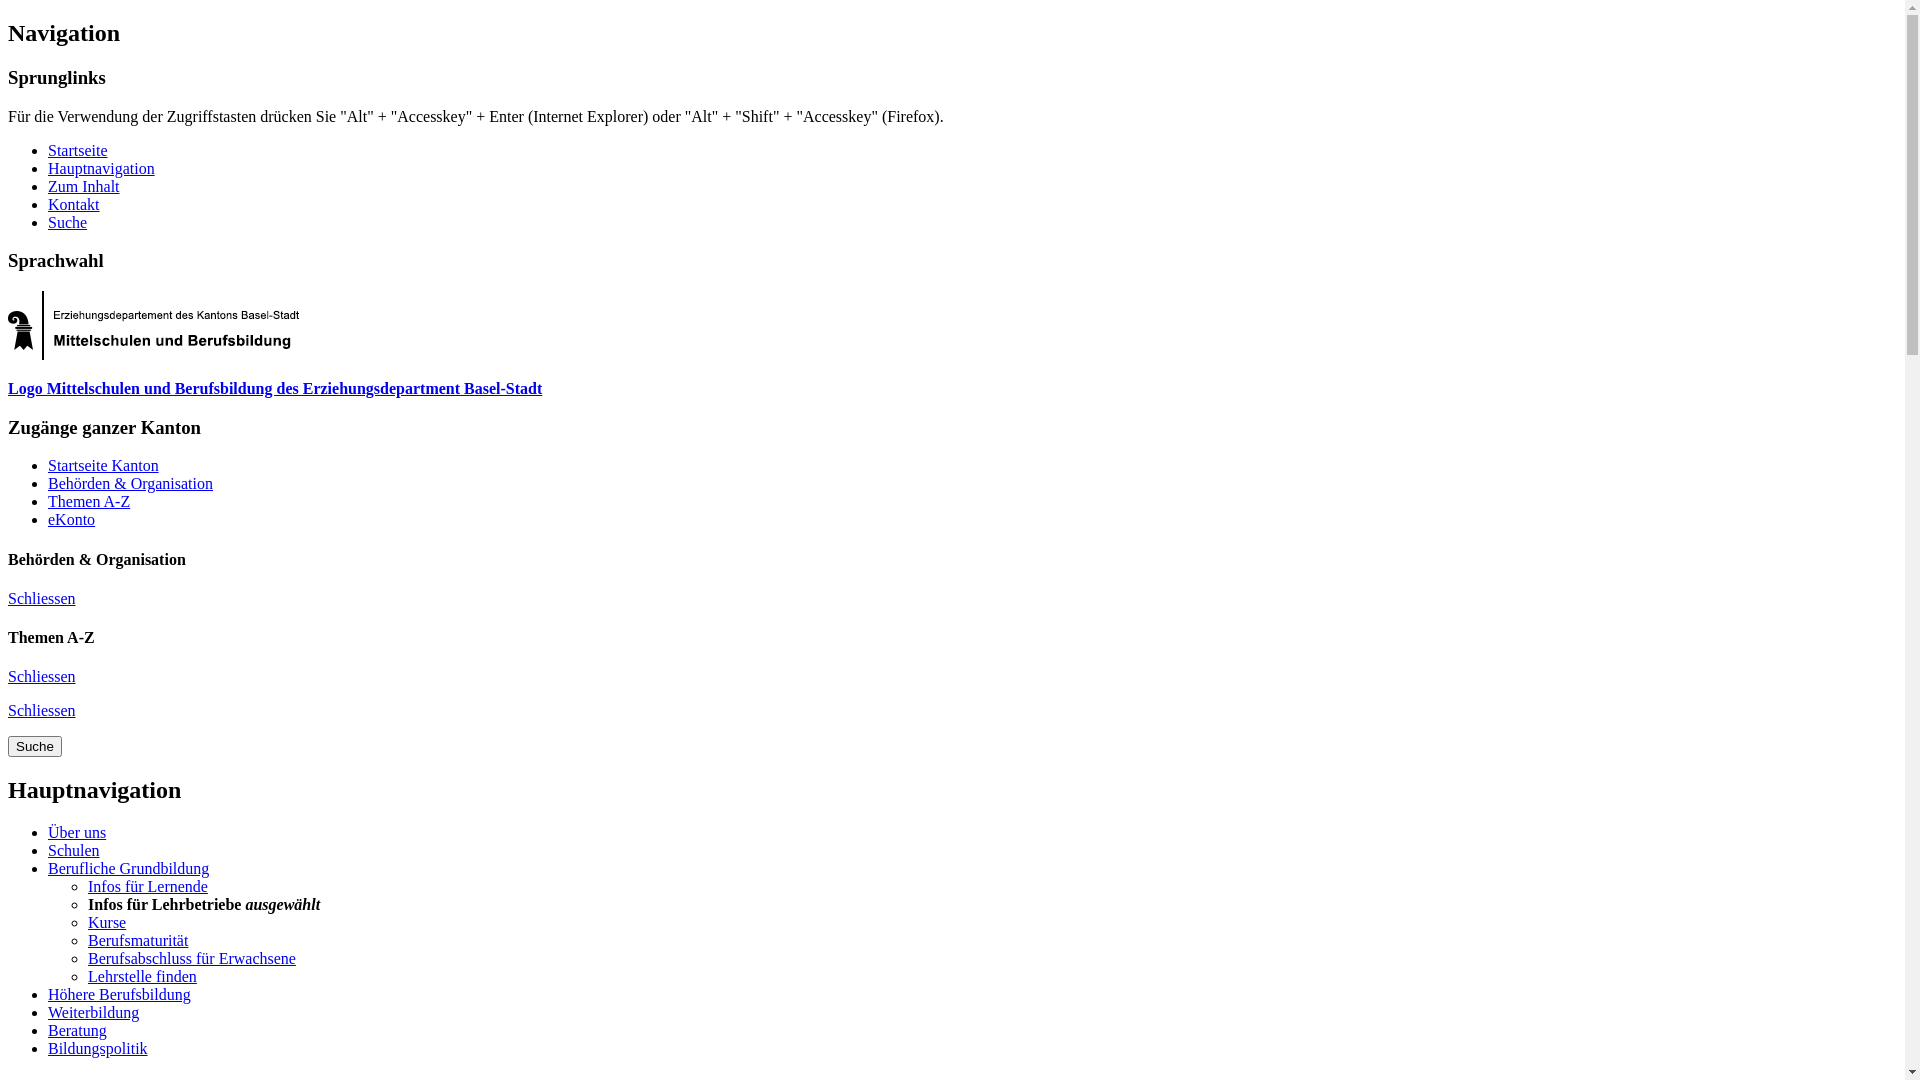 This screenshot has height=1080, width=1920. What do you see at coordinates (102, 465) in the screenshot?
I see `'Startseite Kanton'` at bounding box center [102, 465].